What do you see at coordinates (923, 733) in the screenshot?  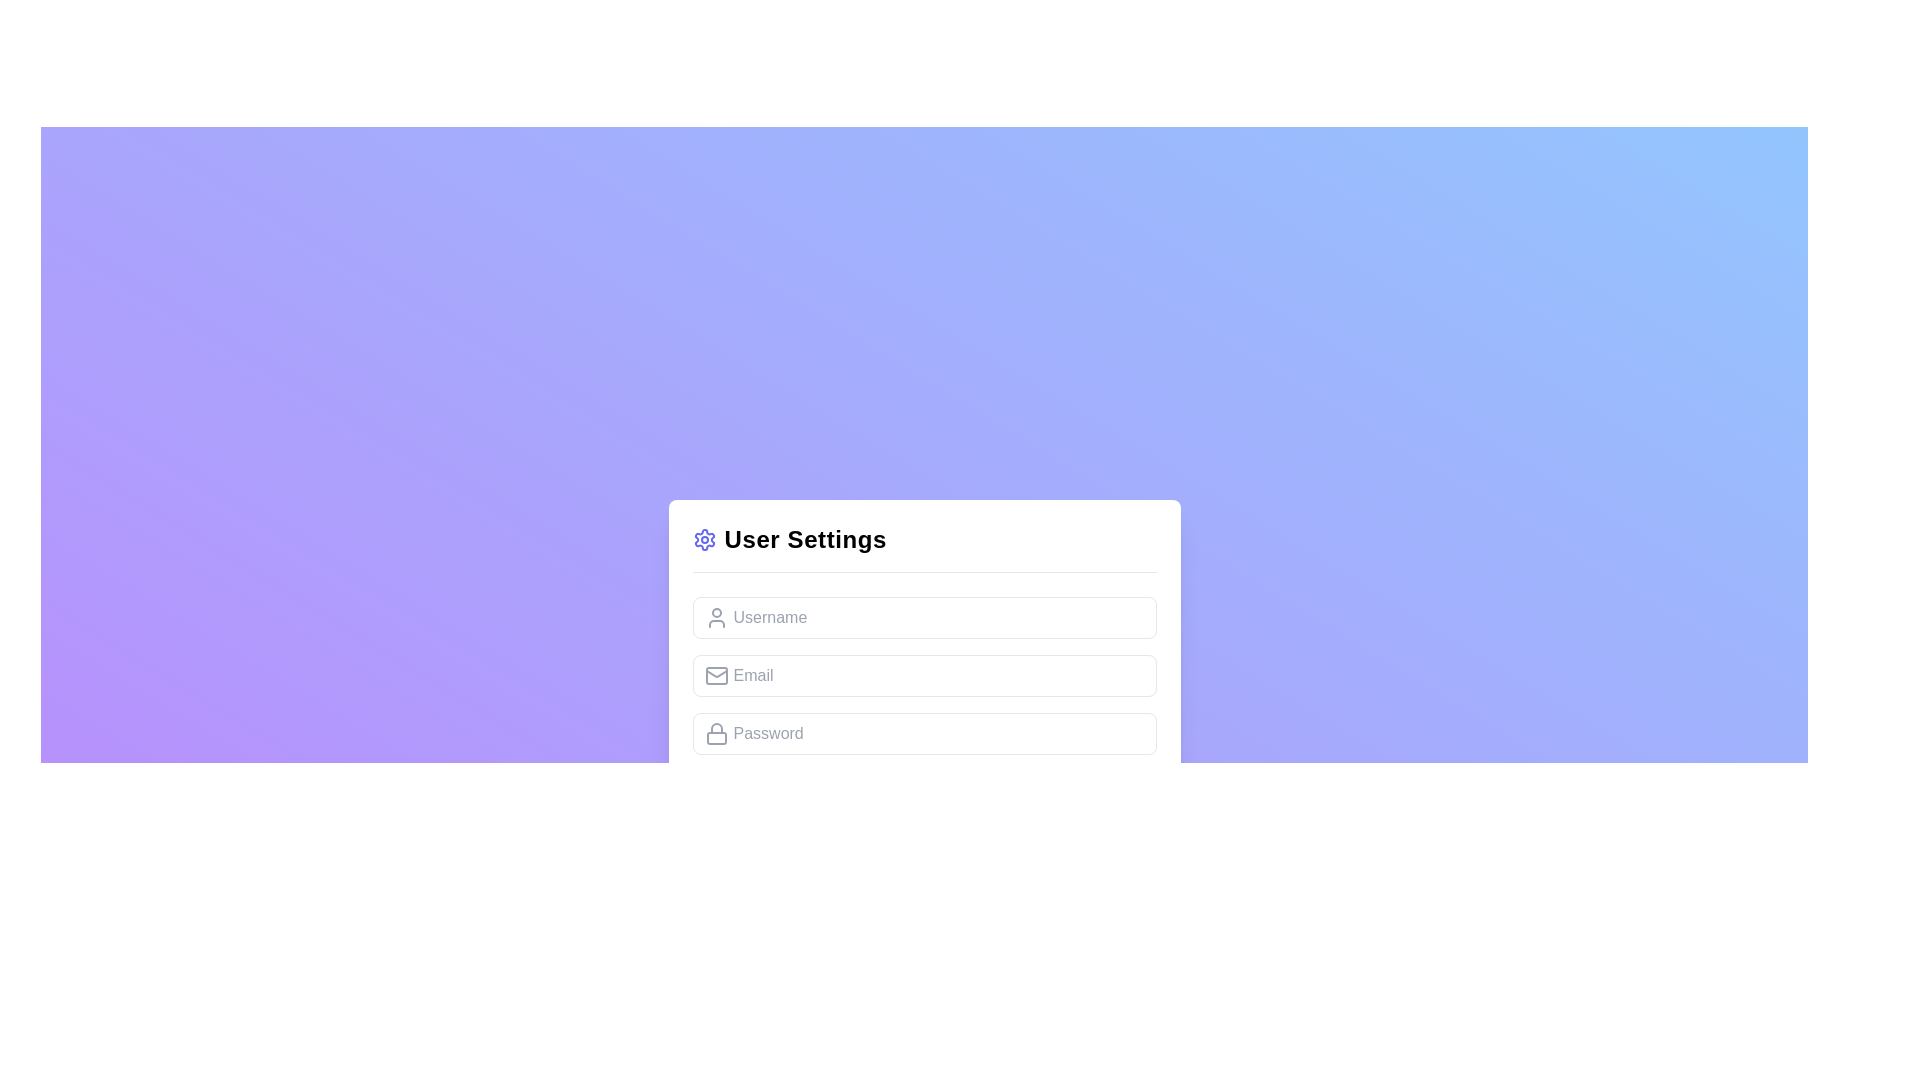 I see `the Password input field located under the 'User Settings' title` at bounding box center [923, 733].